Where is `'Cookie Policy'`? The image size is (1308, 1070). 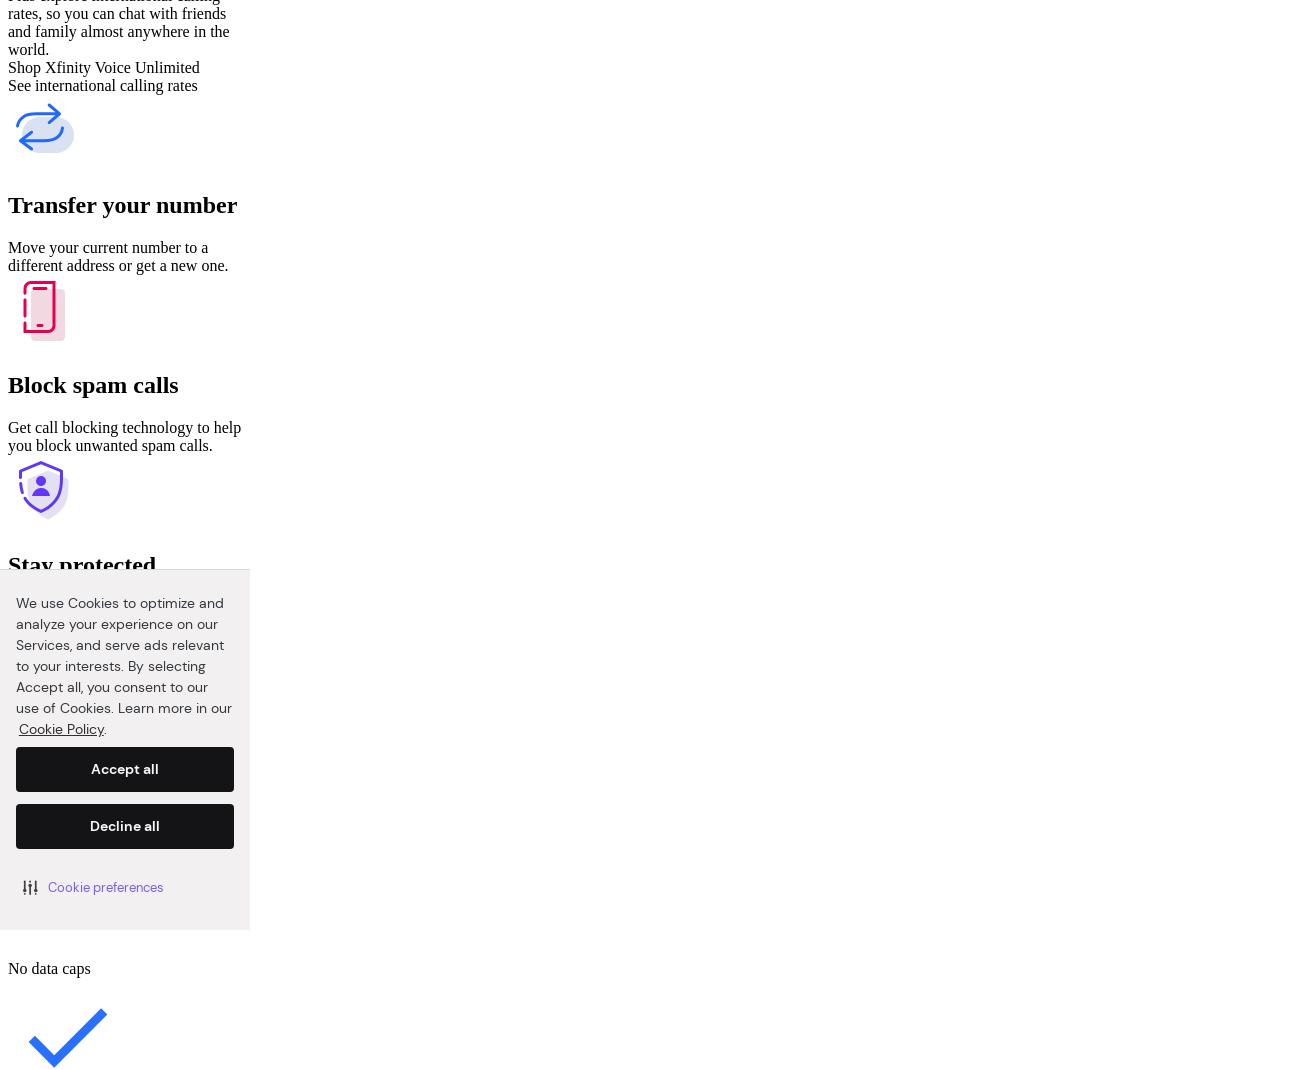 'Cookie Policy' is located at coordinates (60, 727).